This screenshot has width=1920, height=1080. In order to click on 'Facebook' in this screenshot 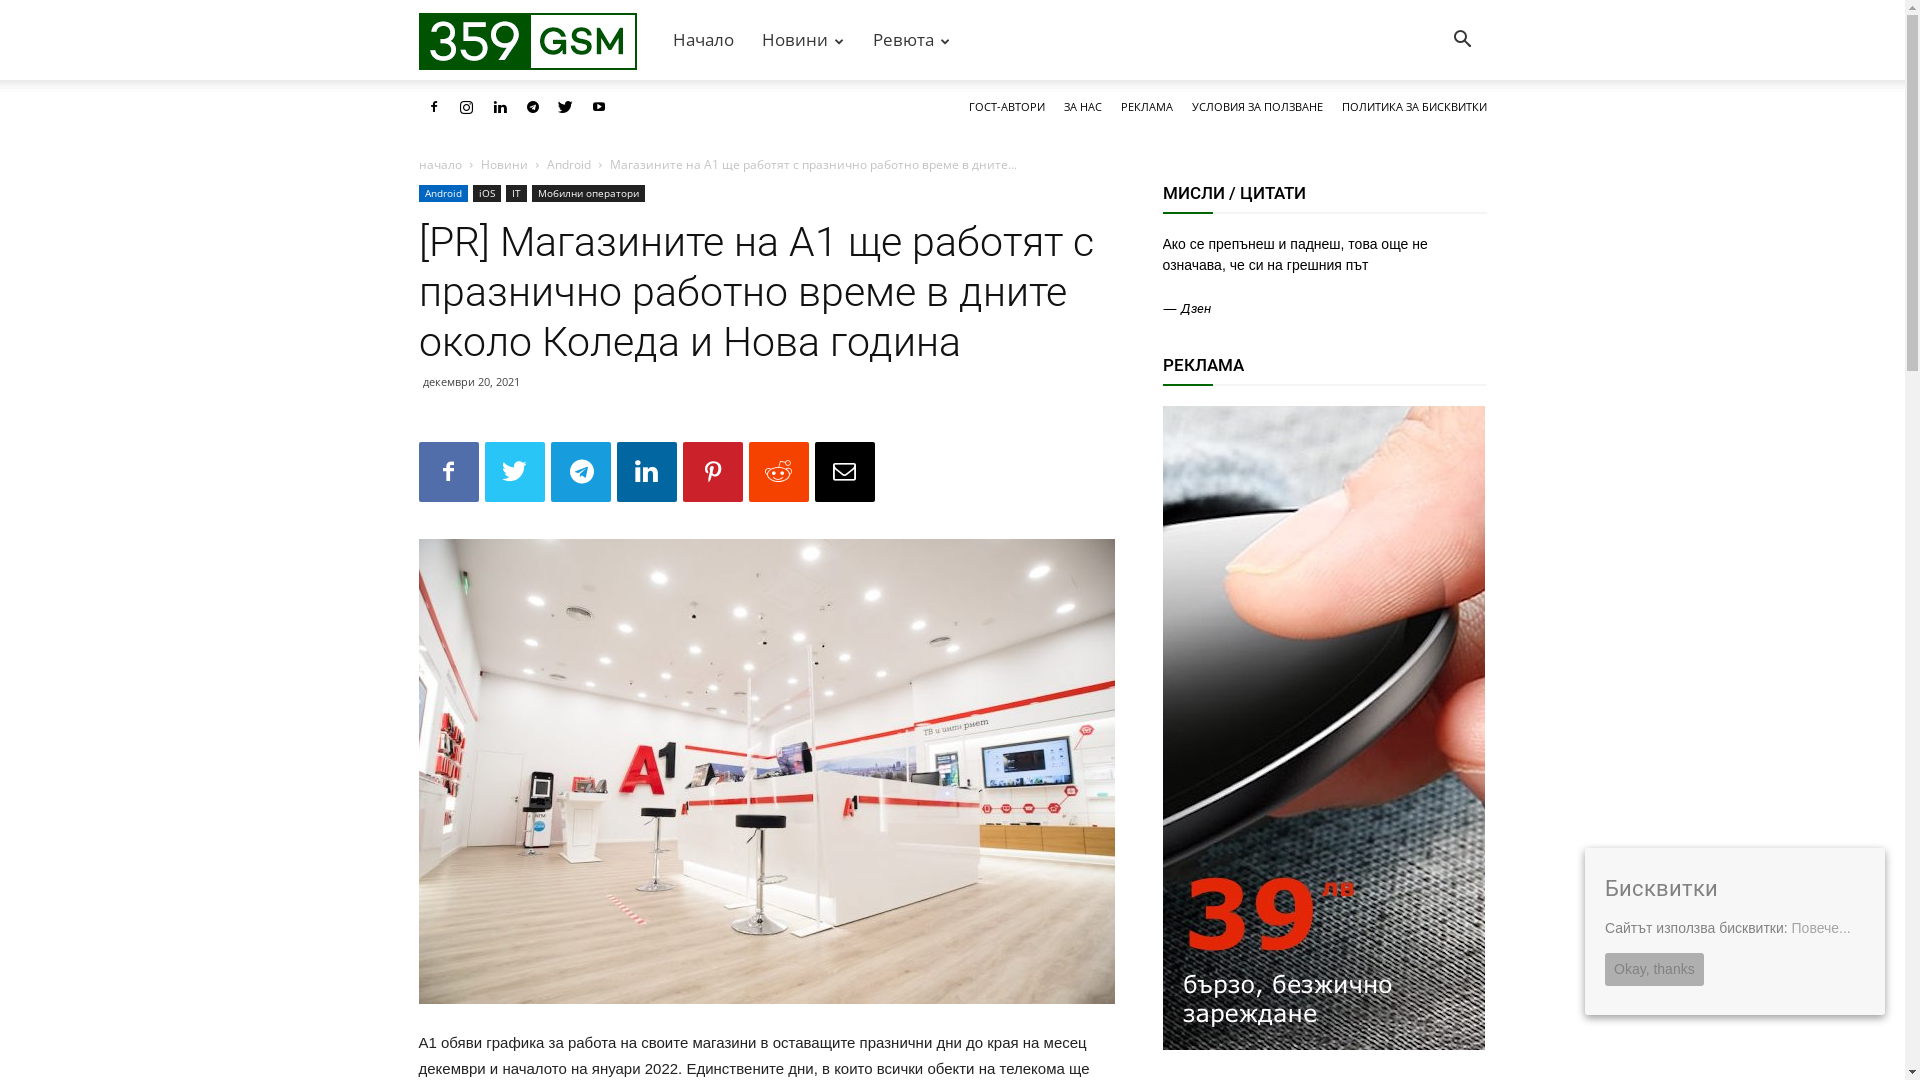, I will do `click(416, 107)`.